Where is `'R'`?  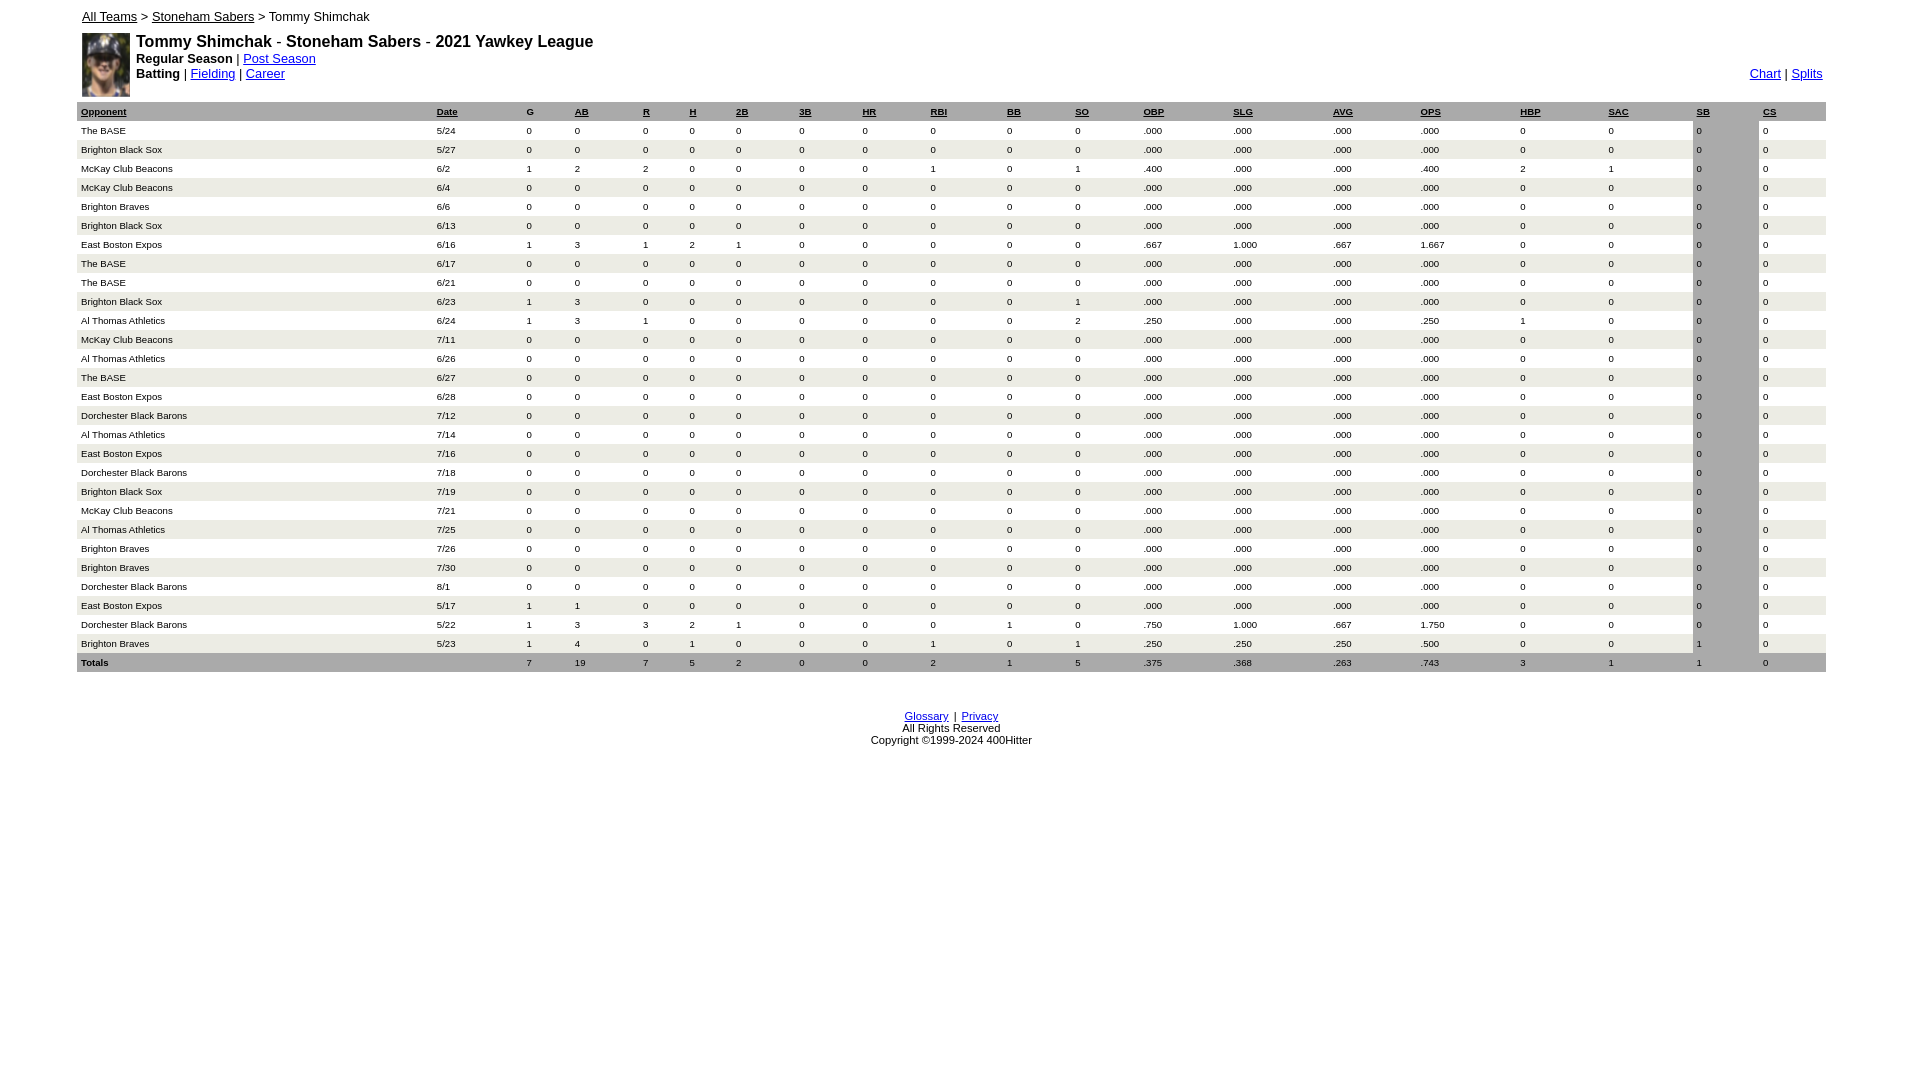
'R' is located at coordinates (646, 111).